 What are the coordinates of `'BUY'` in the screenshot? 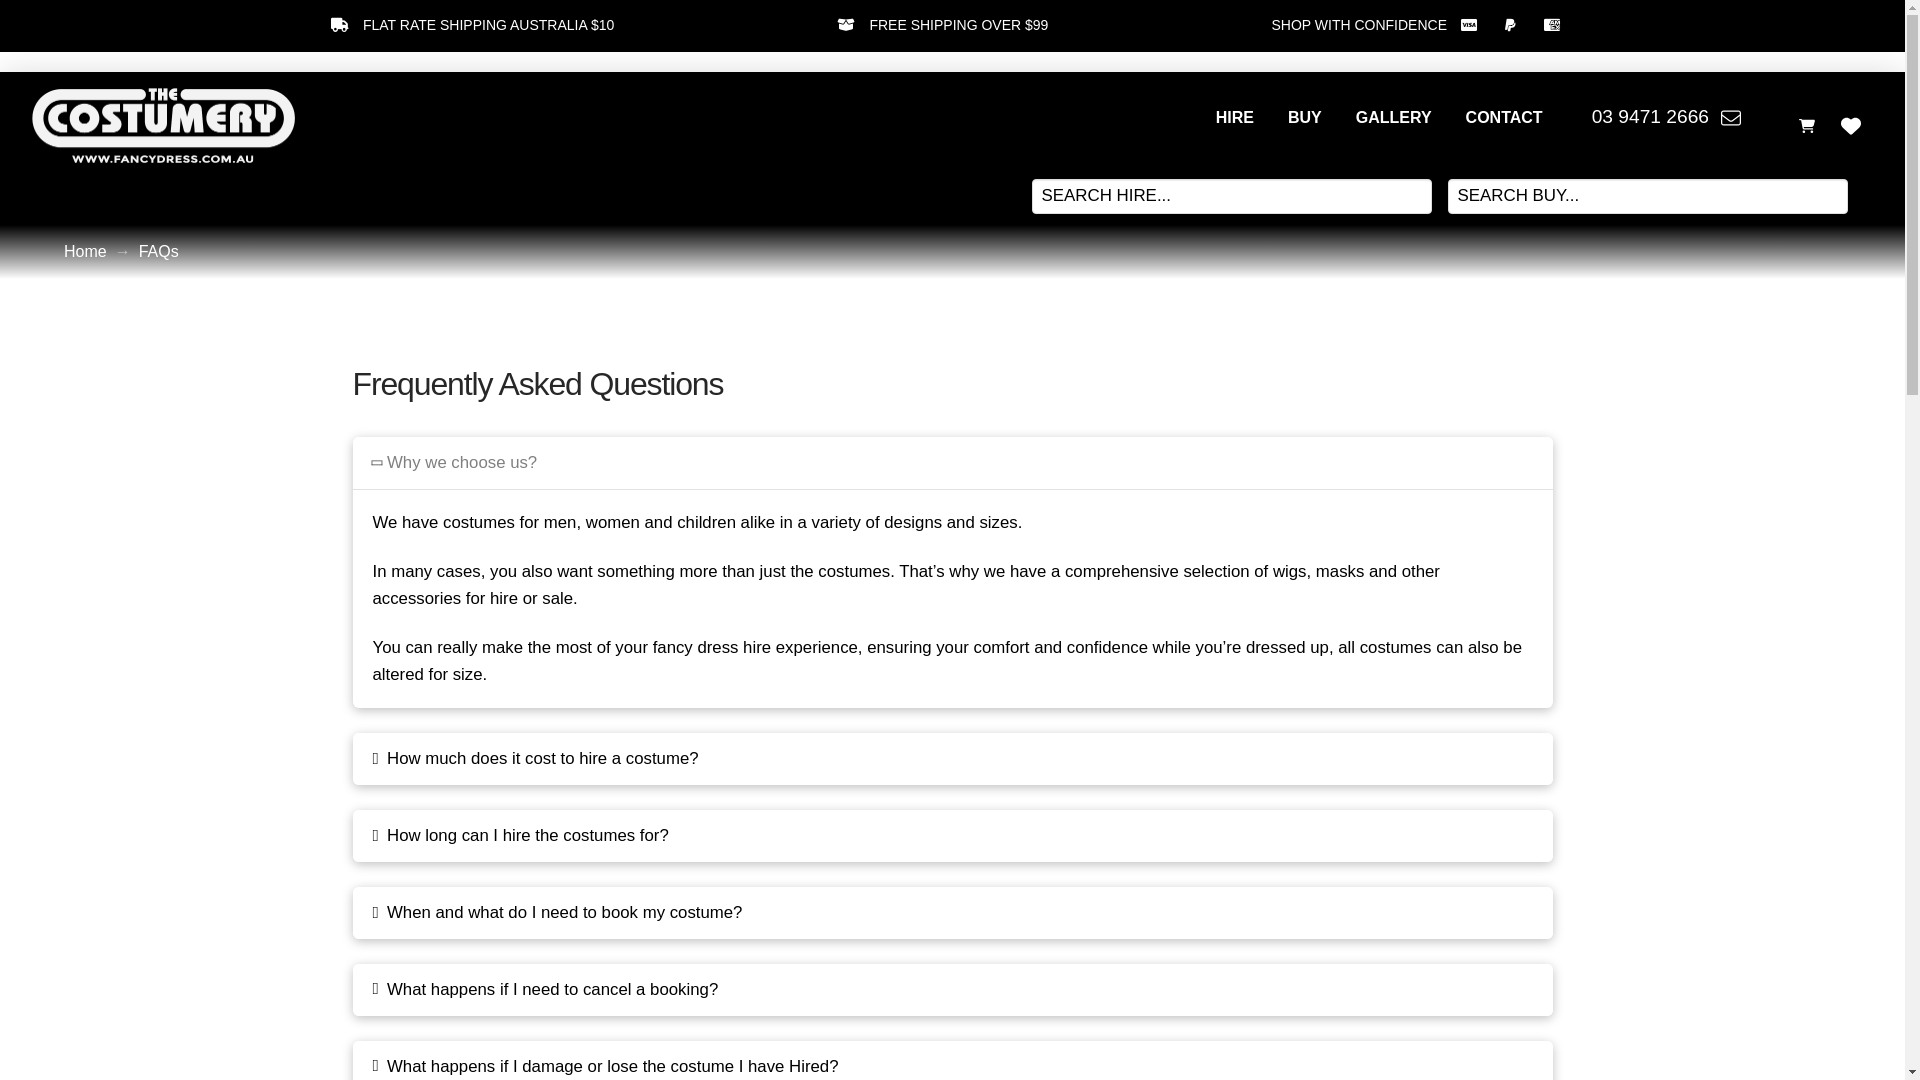 It's located at (1305, 118).